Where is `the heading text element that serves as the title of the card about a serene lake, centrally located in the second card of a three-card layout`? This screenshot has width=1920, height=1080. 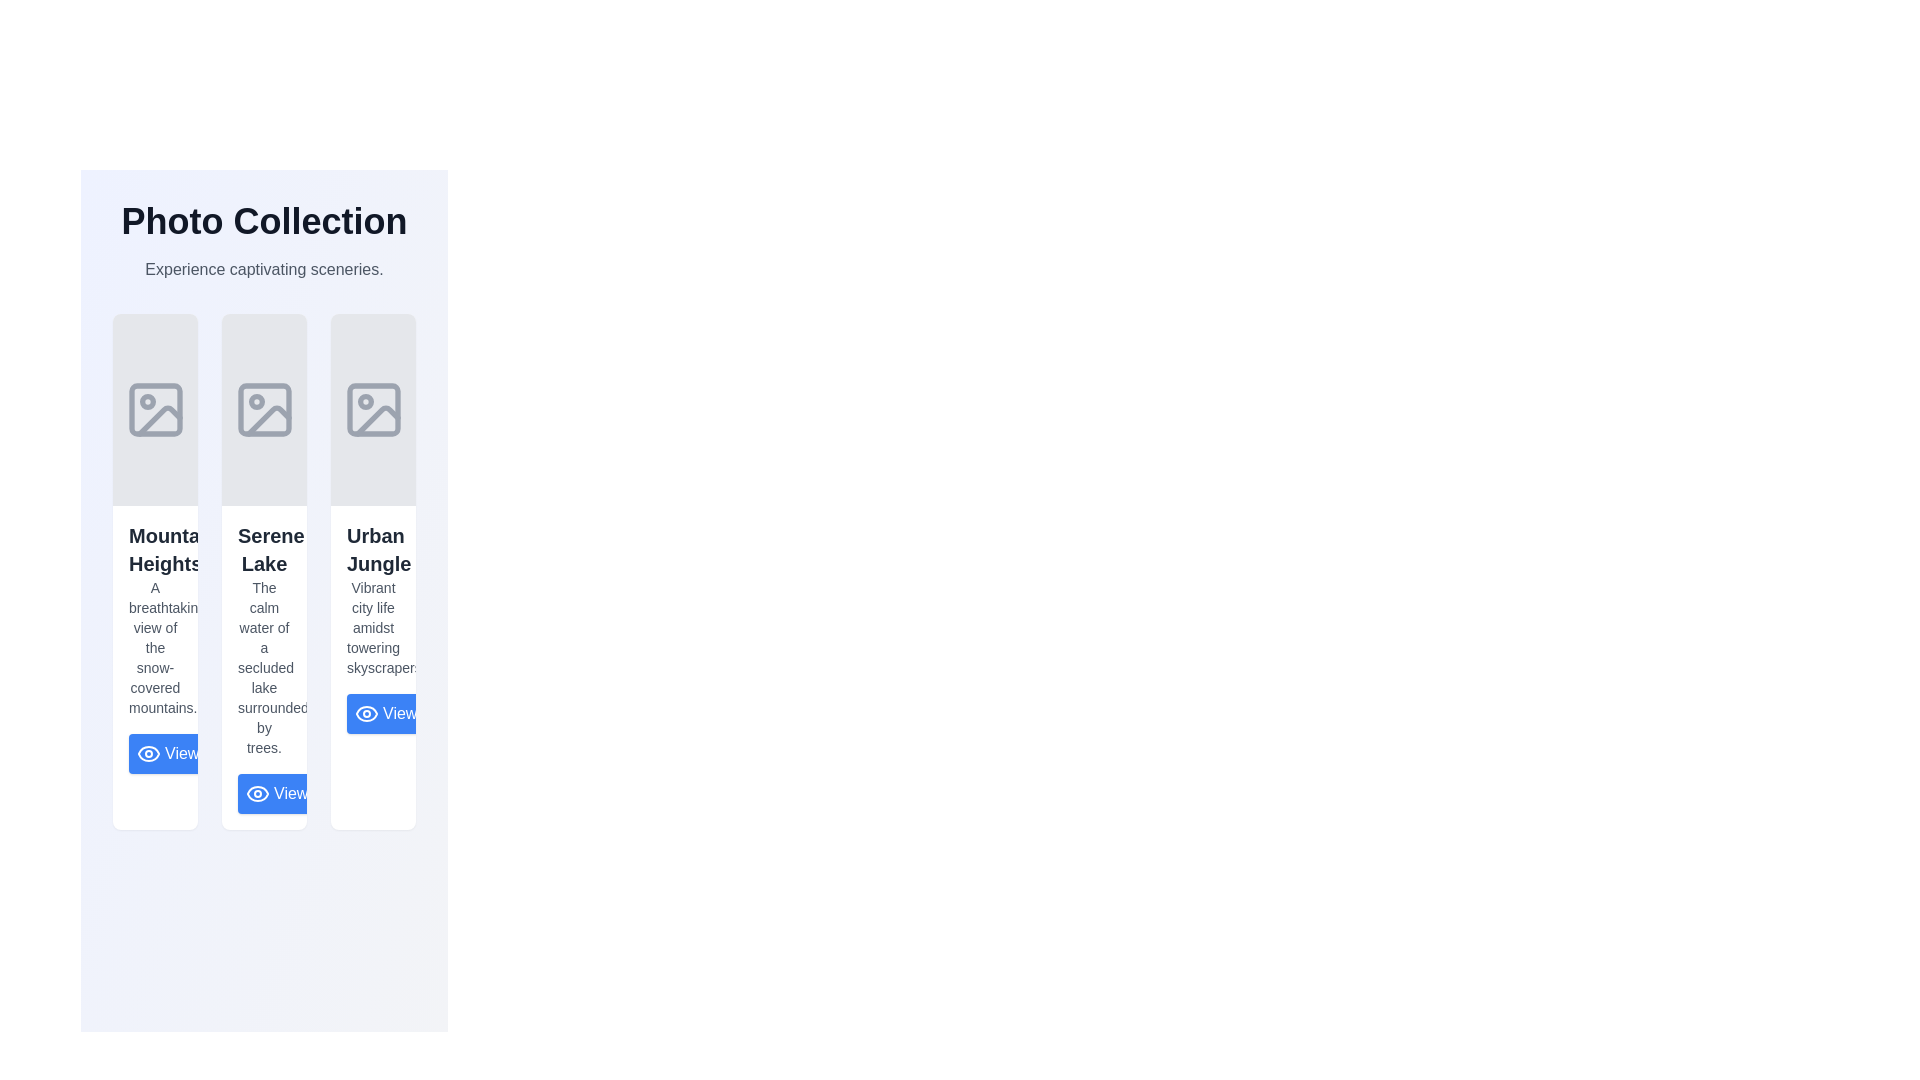
the heading text element that serves as the title of the card about a serene lake, centrally located in the second card of a three-card layout is located at coordinates (263, 550).